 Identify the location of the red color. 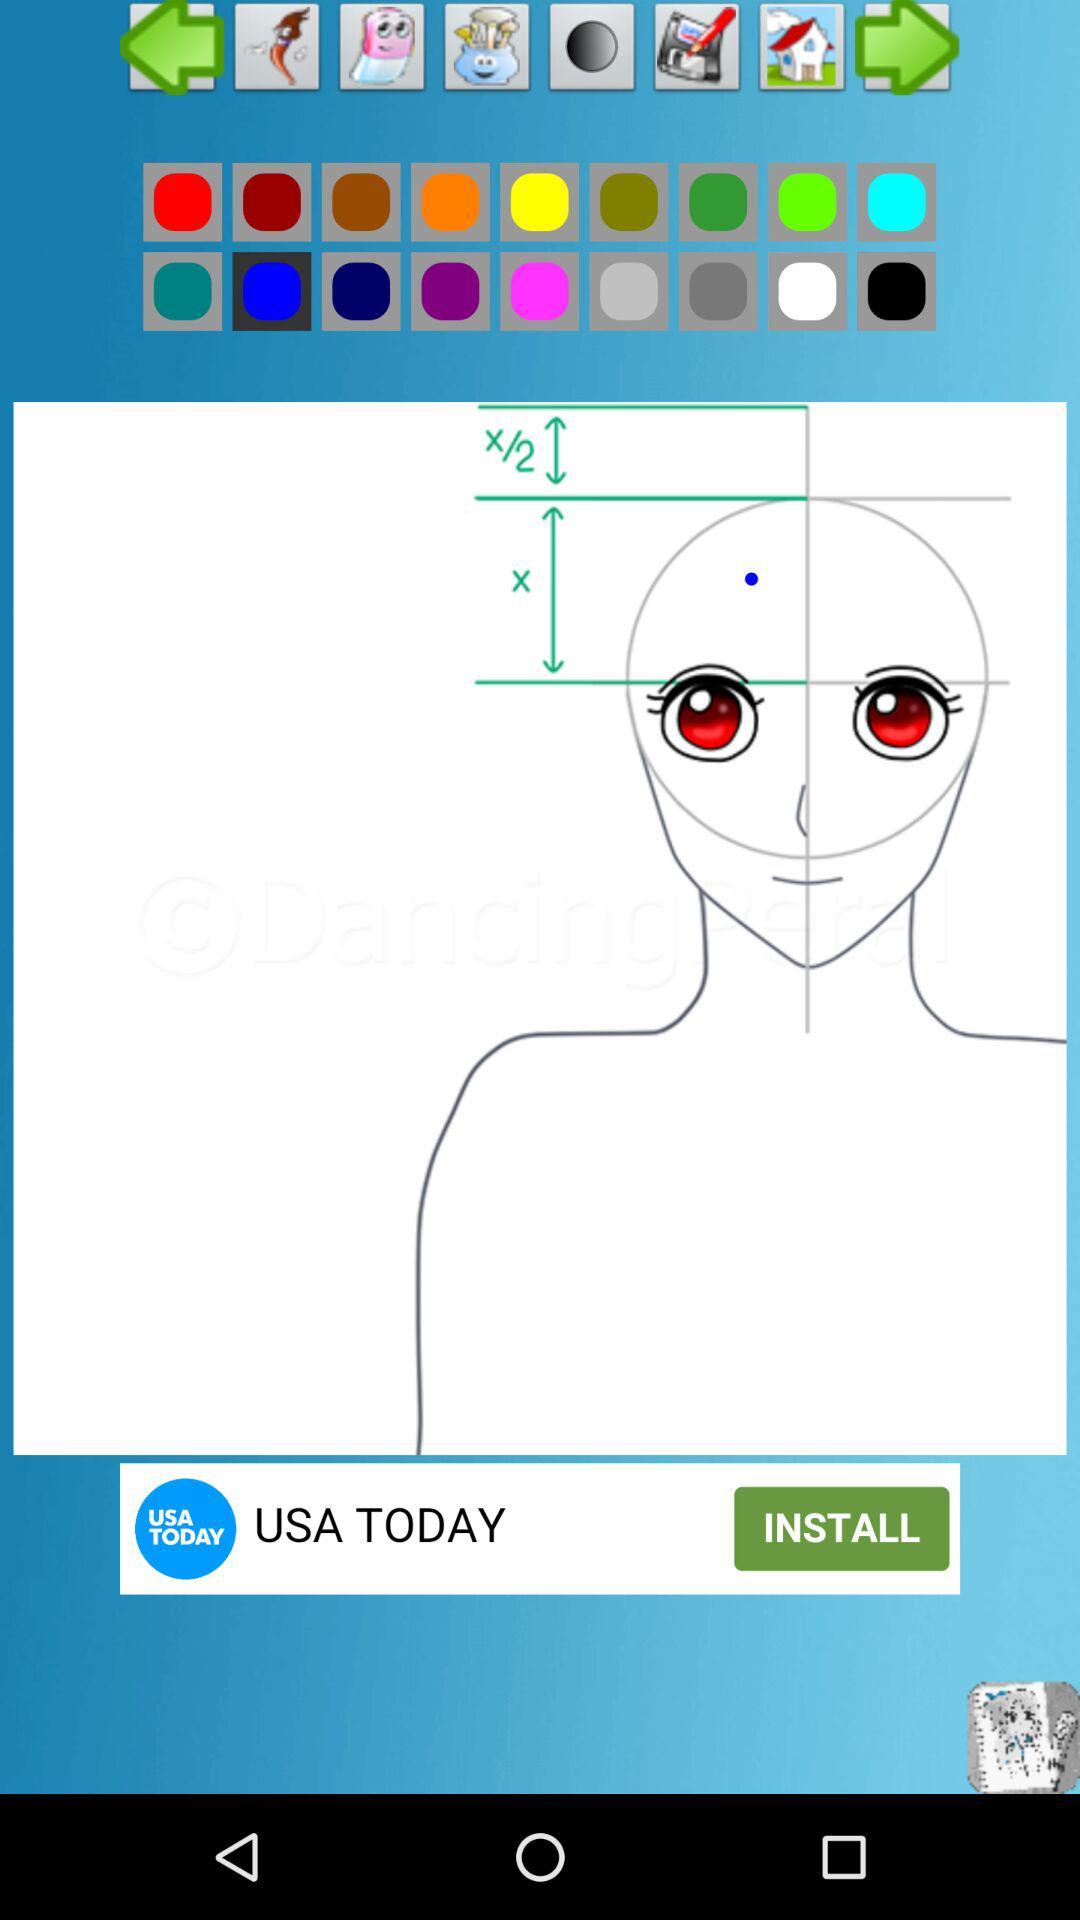
(182, 202).